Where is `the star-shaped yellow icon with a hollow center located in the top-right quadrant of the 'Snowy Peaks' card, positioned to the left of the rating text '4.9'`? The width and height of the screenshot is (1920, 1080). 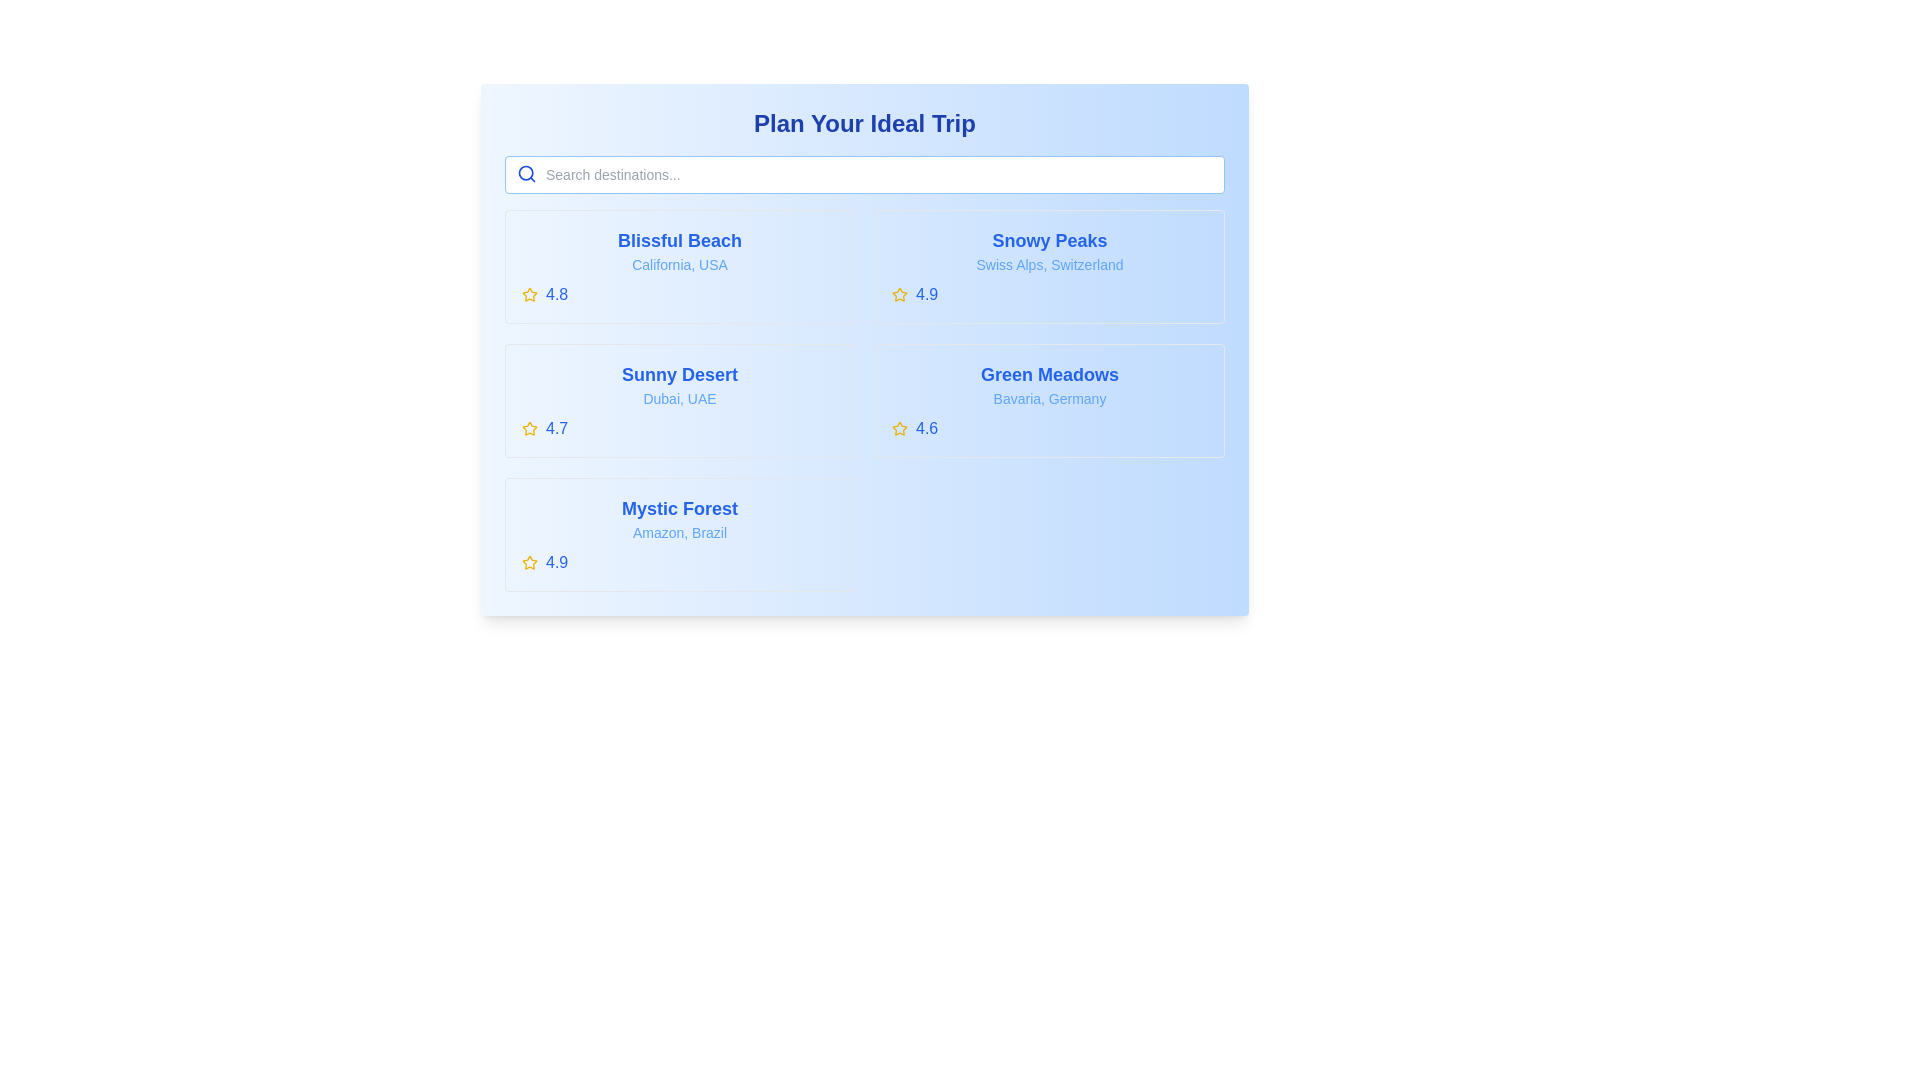 the star-shaped yellow icon with a hollow center located in the top-right quadrant of the 'Snowy Peaks' card, positioned to the left of the rating text '4.9' is located at coordinates (899, 294).